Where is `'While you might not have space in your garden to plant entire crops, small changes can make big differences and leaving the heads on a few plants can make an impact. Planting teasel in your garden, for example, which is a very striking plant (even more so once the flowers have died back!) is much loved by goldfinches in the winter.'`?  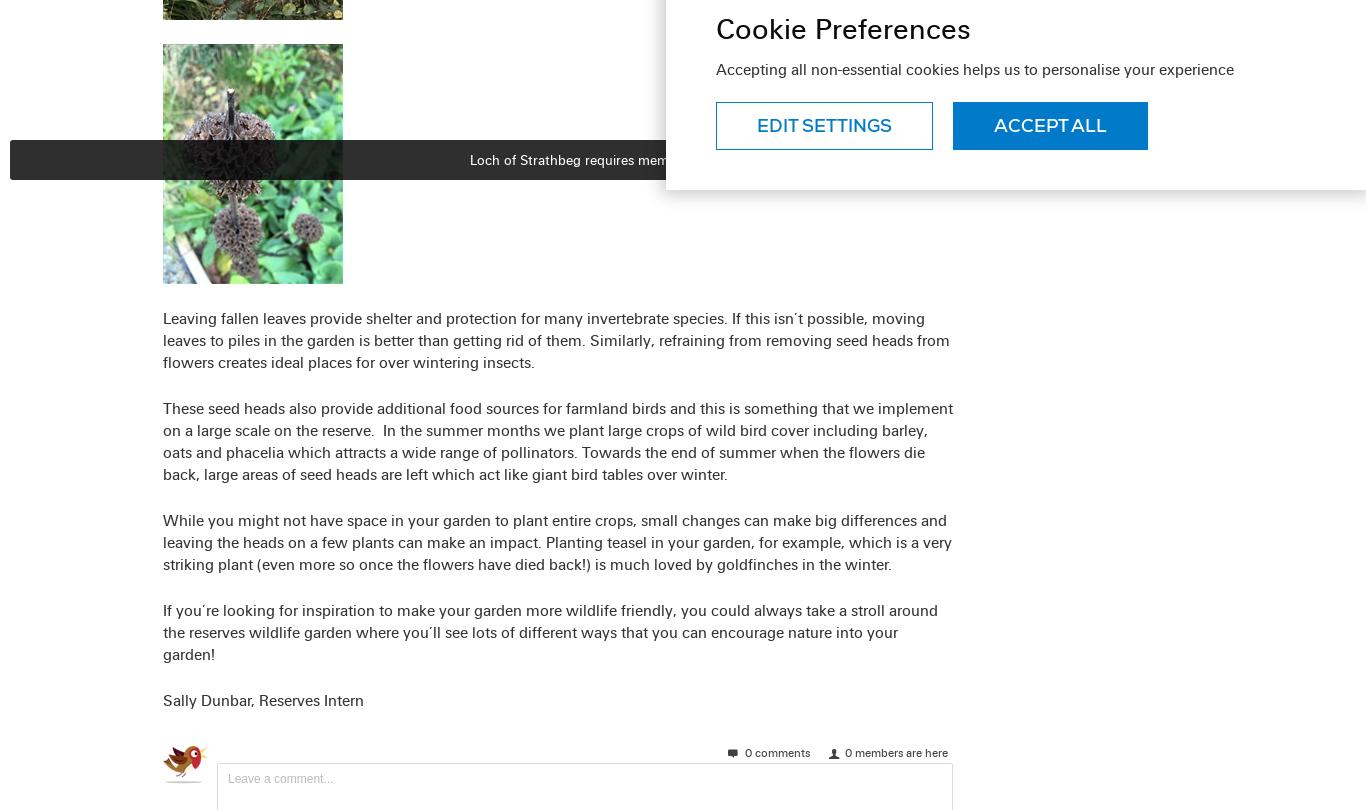 'While you might not have space in your garden to plant entire crops, small changes can make big differences and leaving the heads on a few plants can make an impact. Planting teasel in your garden, for example, which is a very striking plant (even more so once the flowers have died back!) is much loved by goldfinches in the winter.' is located at coordinates (557, 542).